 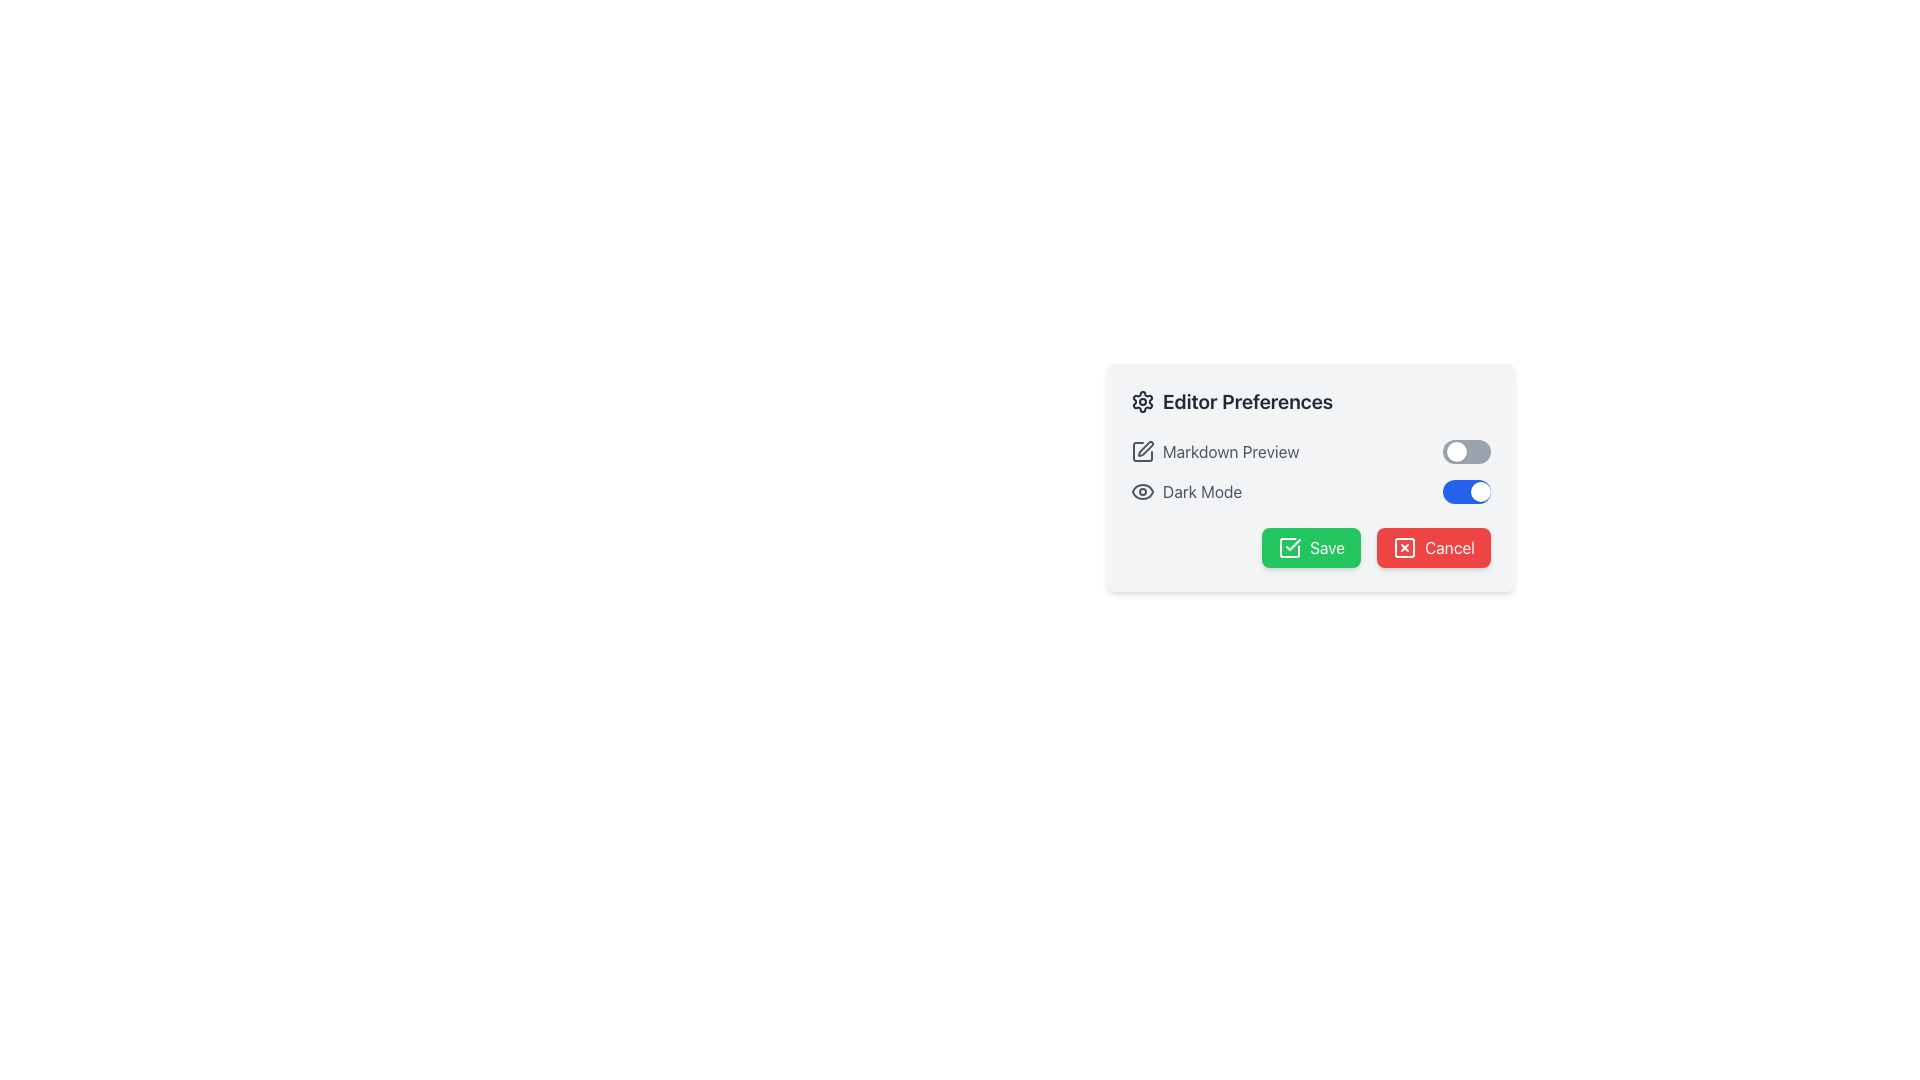 I want to click on the circular white Toggle Switch Knob located on the right side of the blue toggle switch in the 'on' state adjacent to the 'Dark Mode' label in the 'Editor Preferences' settings dialog, so click(x=1481, y=492).